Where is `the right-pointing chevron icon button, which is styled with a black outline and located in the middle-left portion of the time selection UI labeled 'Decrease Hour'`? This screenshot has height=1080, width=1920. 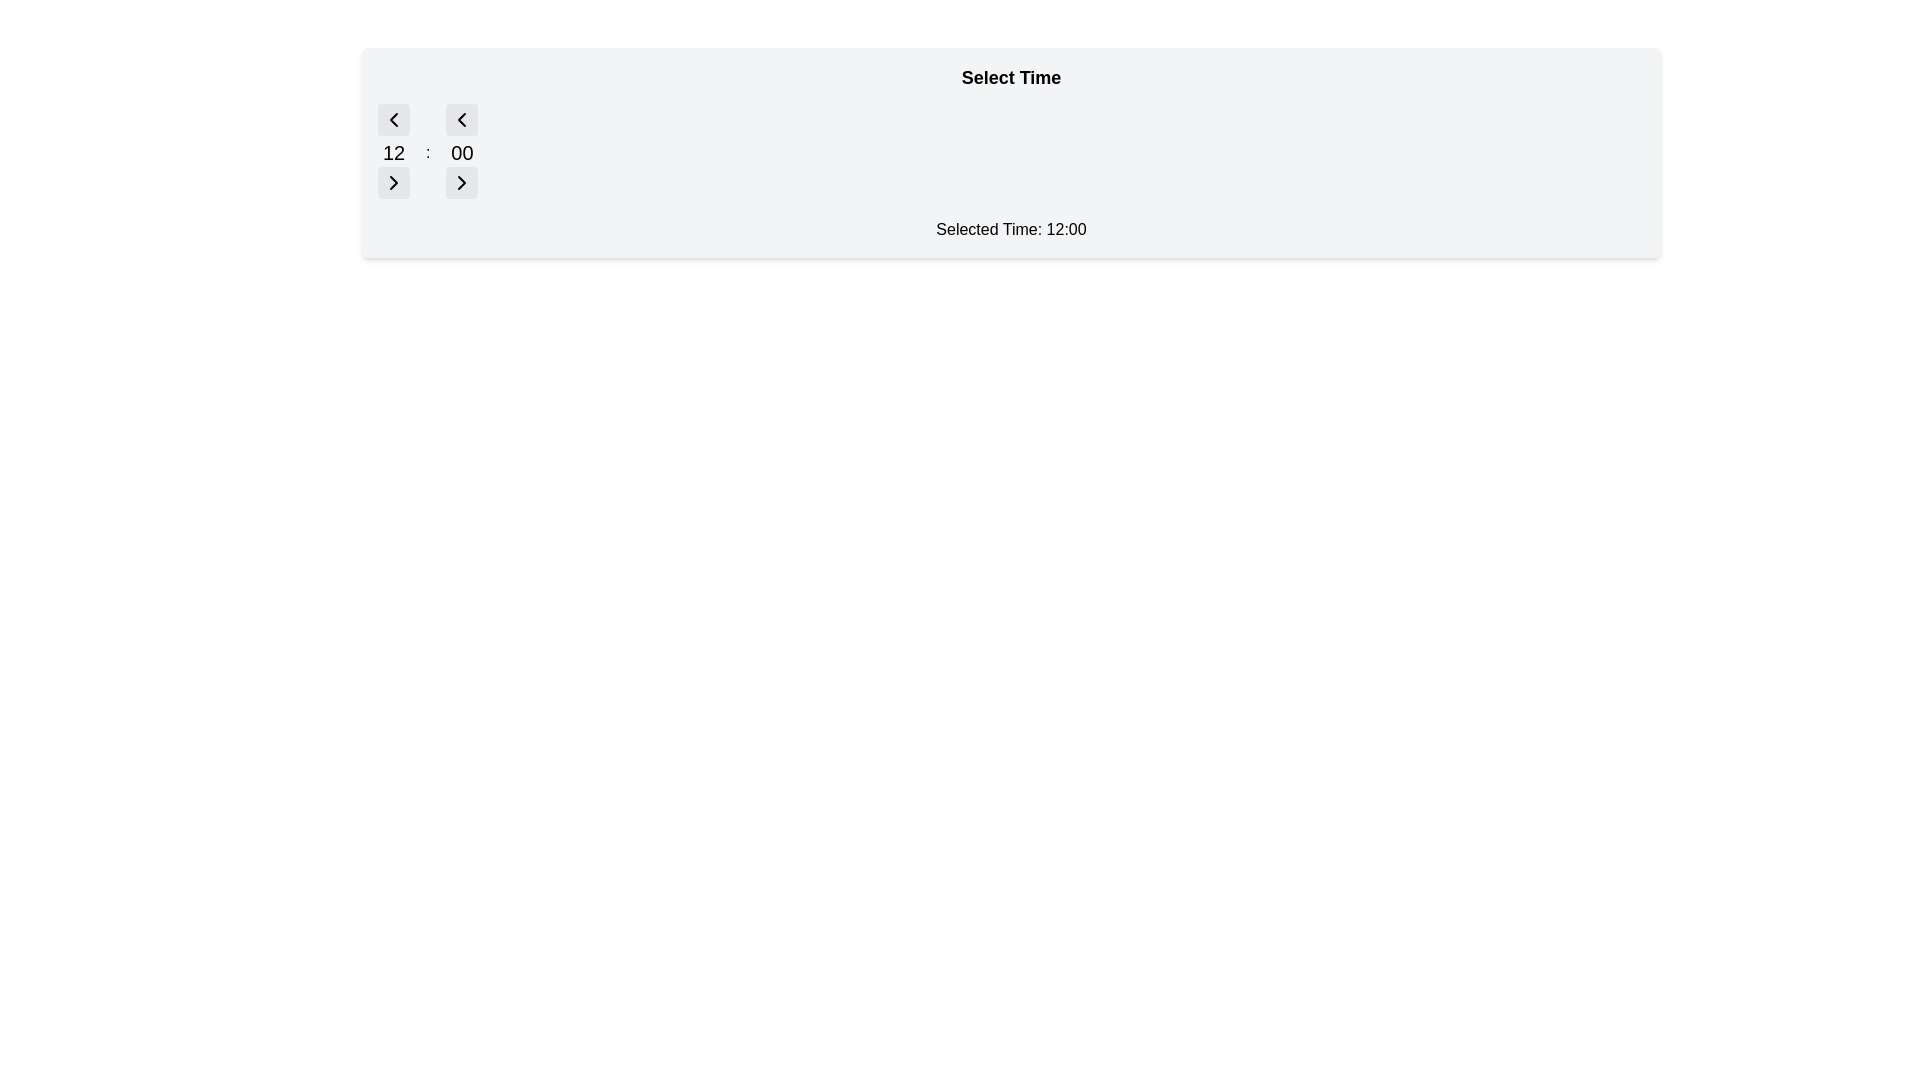
the right-pointing chevron icon button, which is styled with a black outline and located in the middle-left portion of the time selection UI labeled 'Decrease Hour' is located at coordinates (393, 182).